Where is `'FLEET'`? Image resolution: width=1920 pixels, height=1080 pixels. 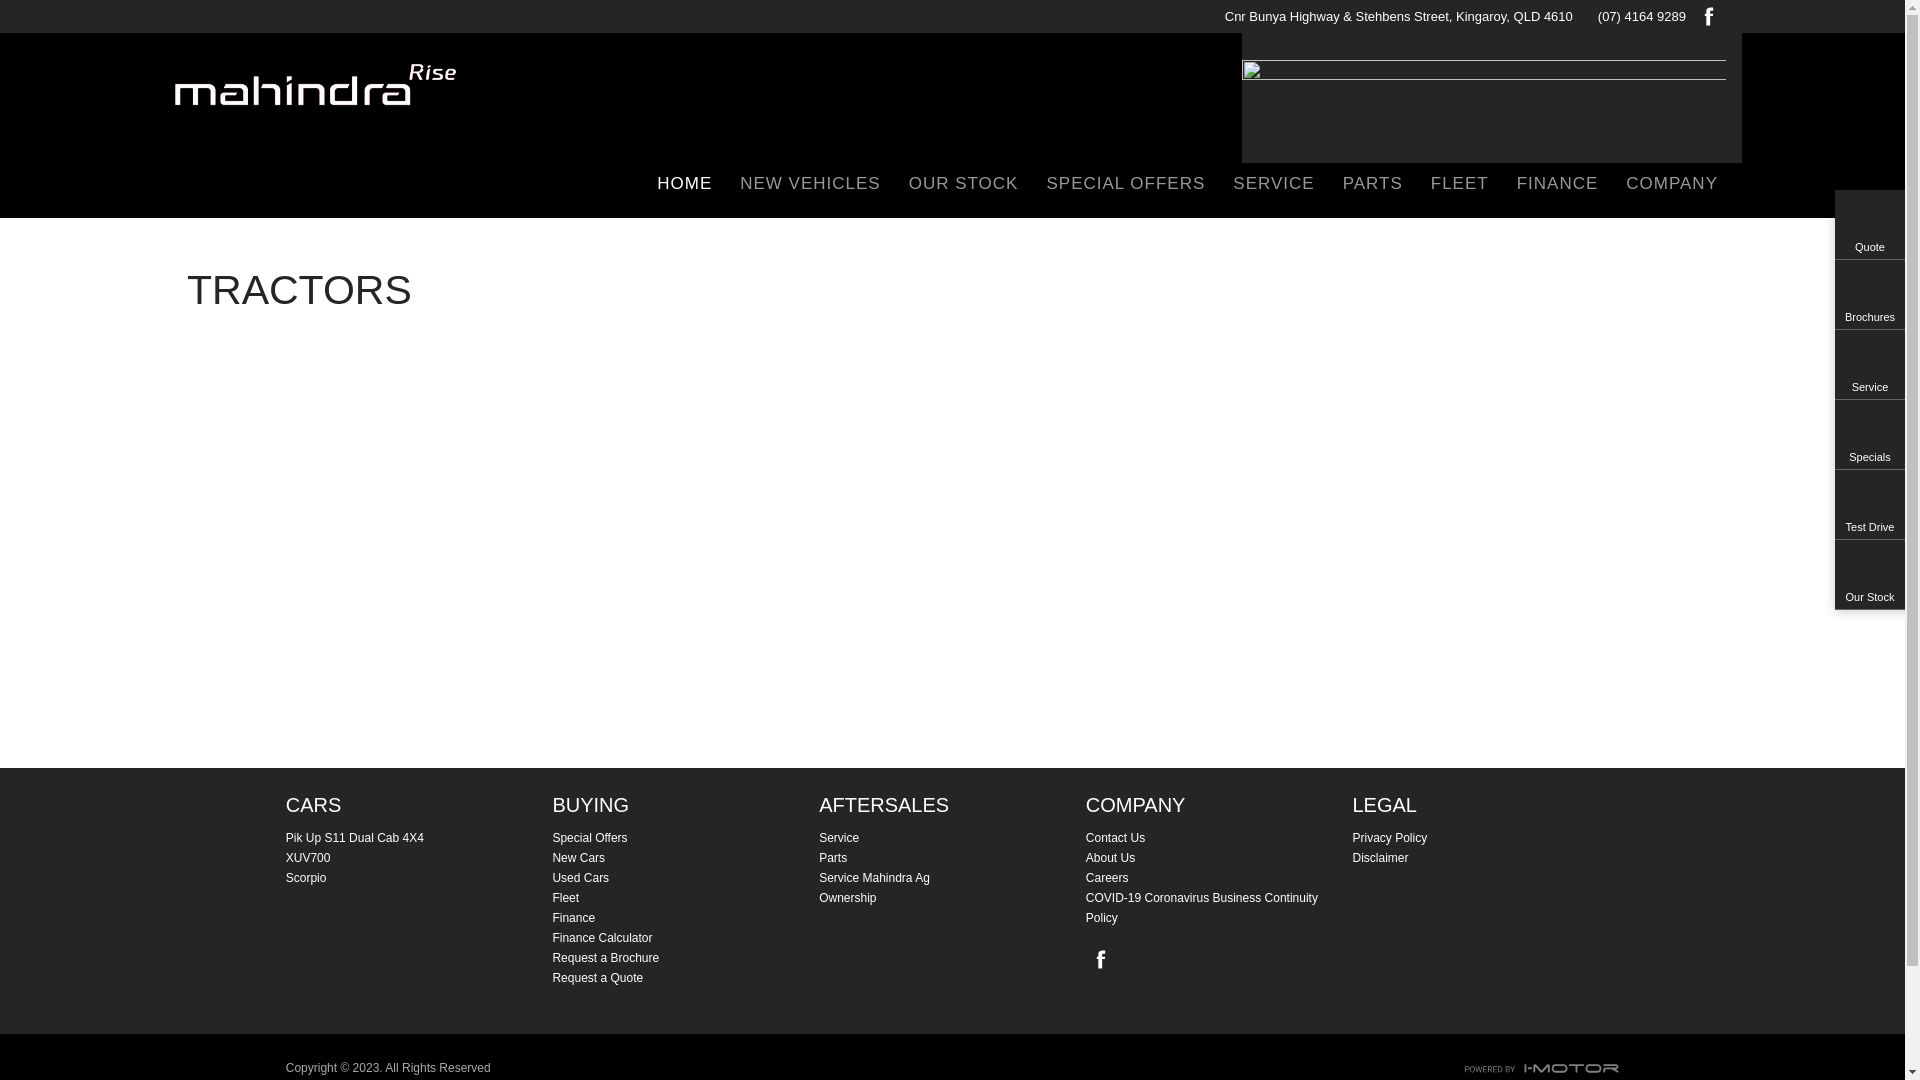 'FLEET' is located at coordinates (1459, 185).